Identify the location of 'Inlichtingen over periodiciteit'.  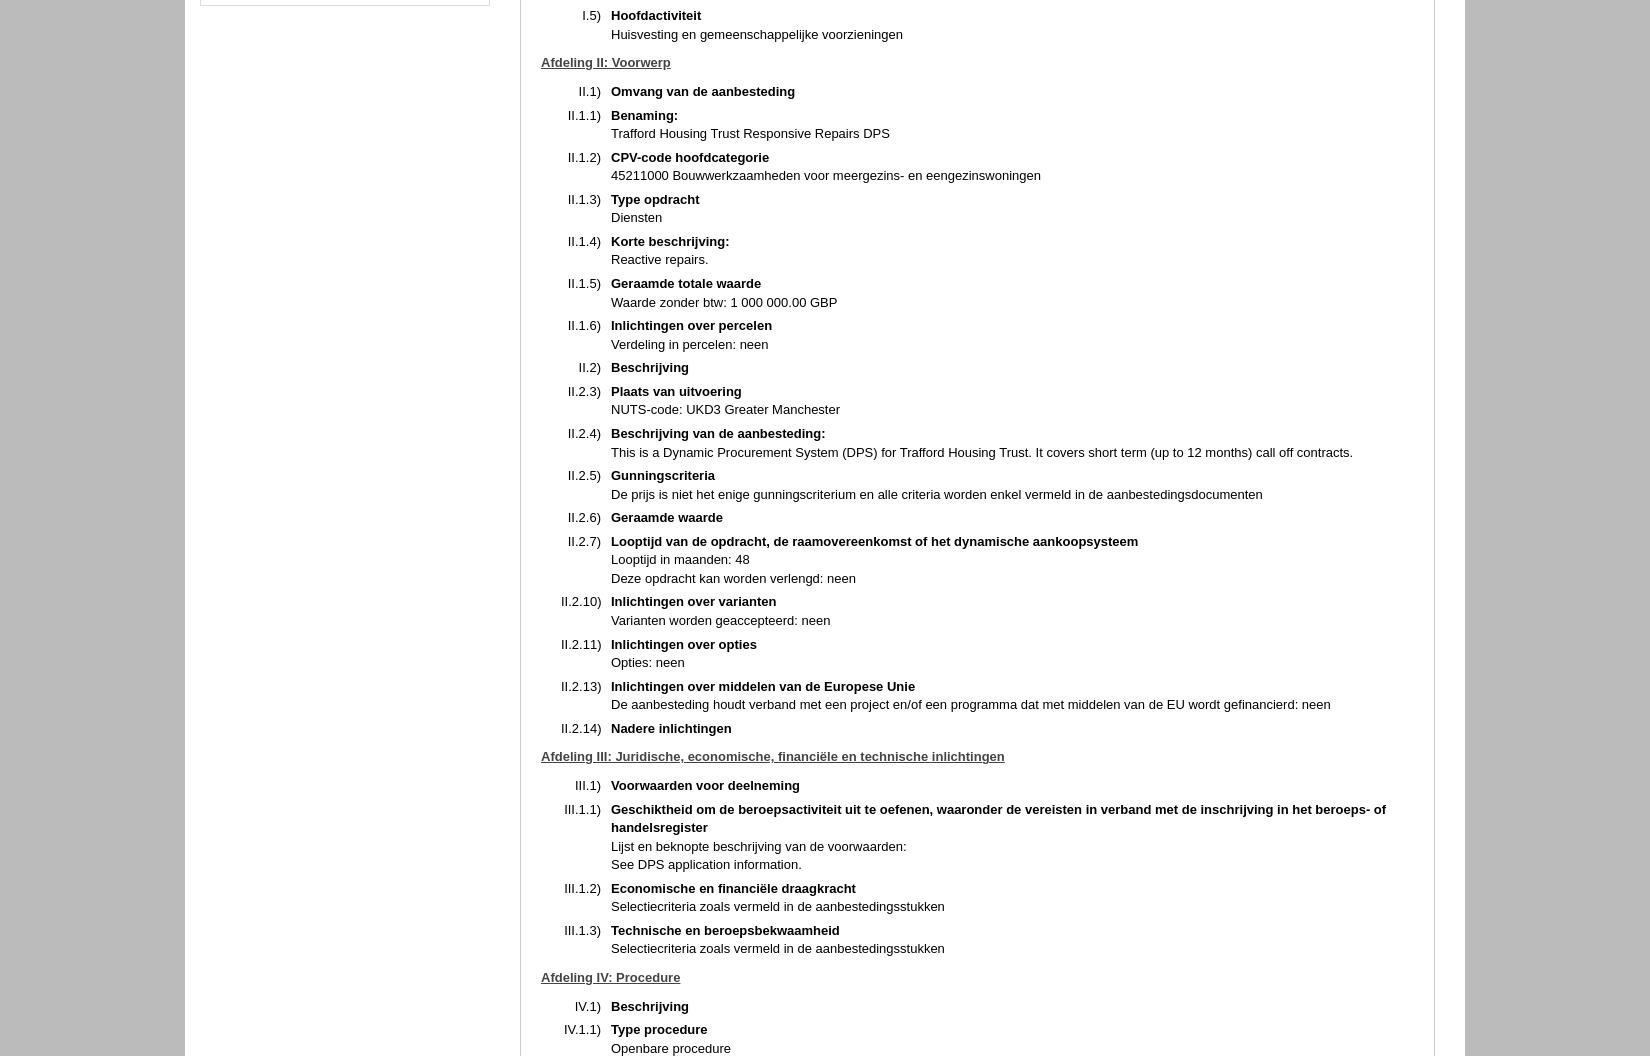
(700, 242).